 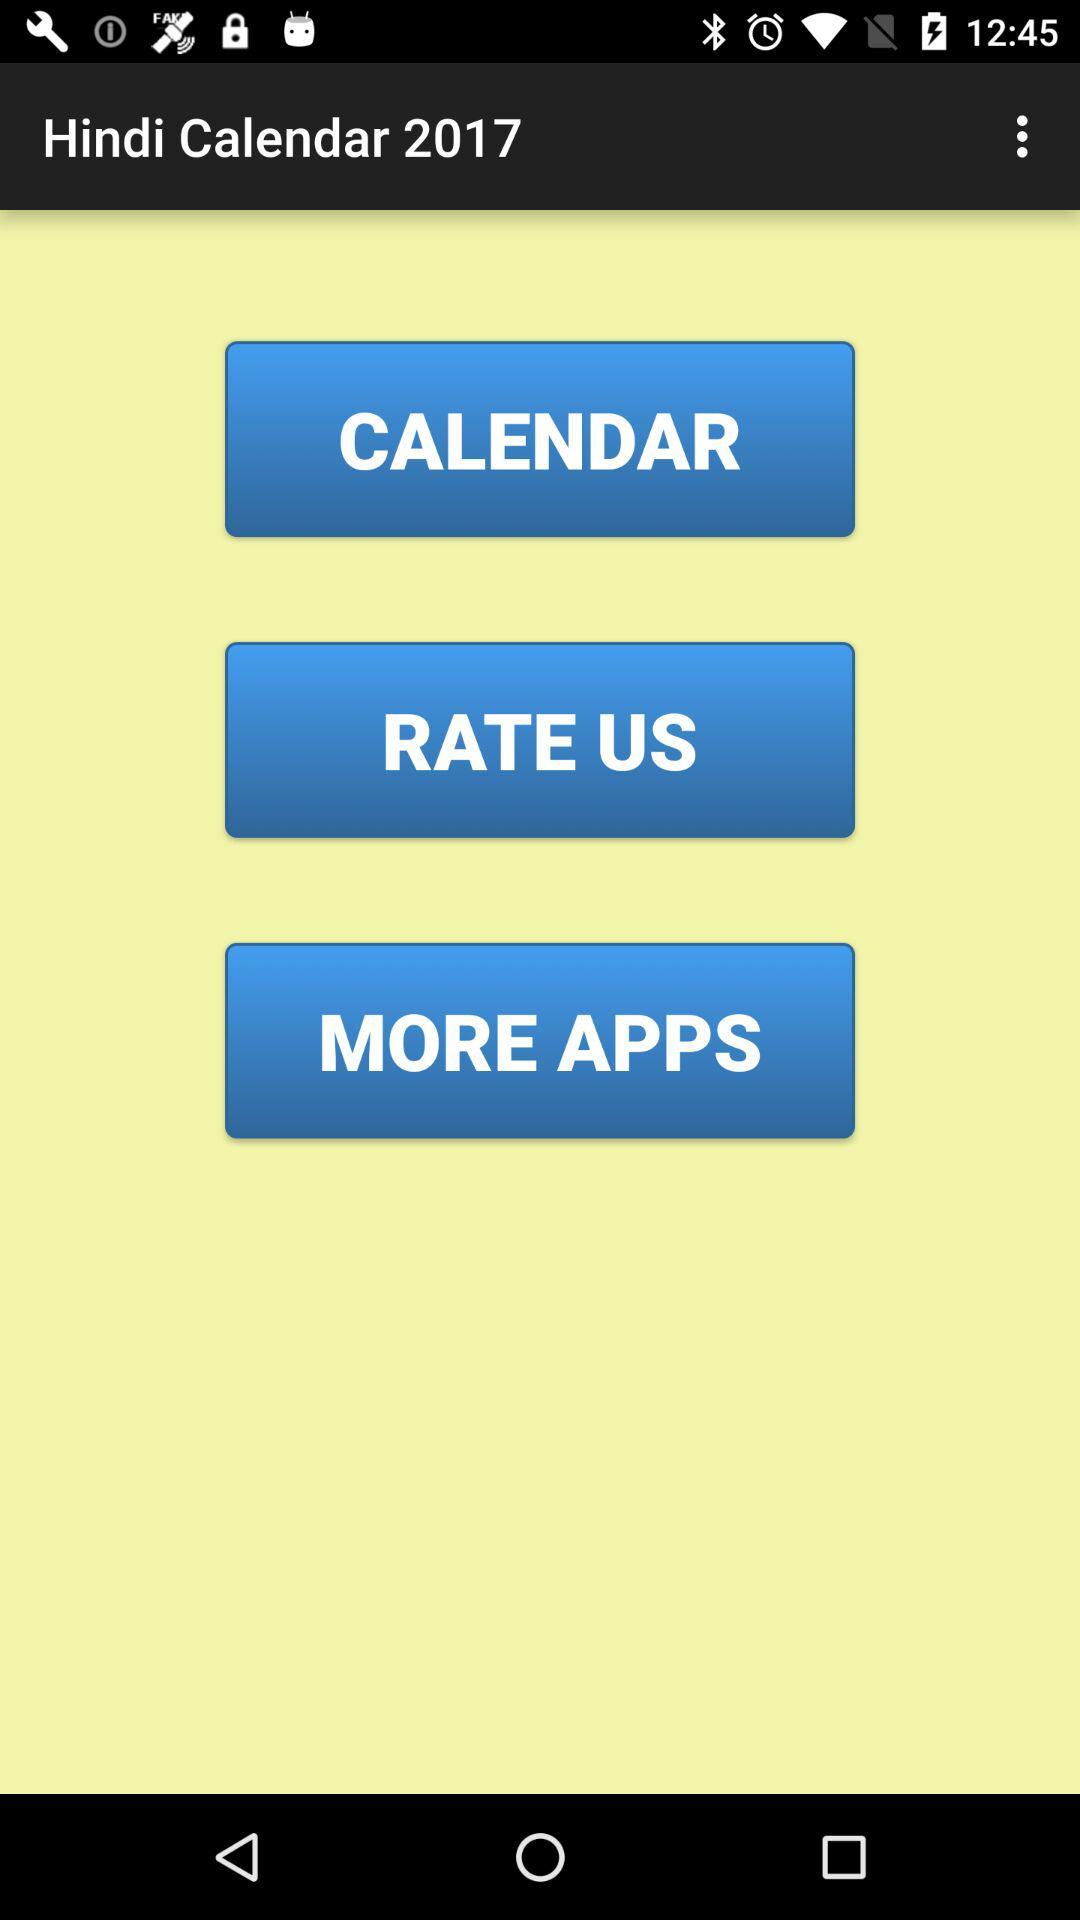 I want to click on icon next to hindi calendar 2017, so click(x=1027, y=135).